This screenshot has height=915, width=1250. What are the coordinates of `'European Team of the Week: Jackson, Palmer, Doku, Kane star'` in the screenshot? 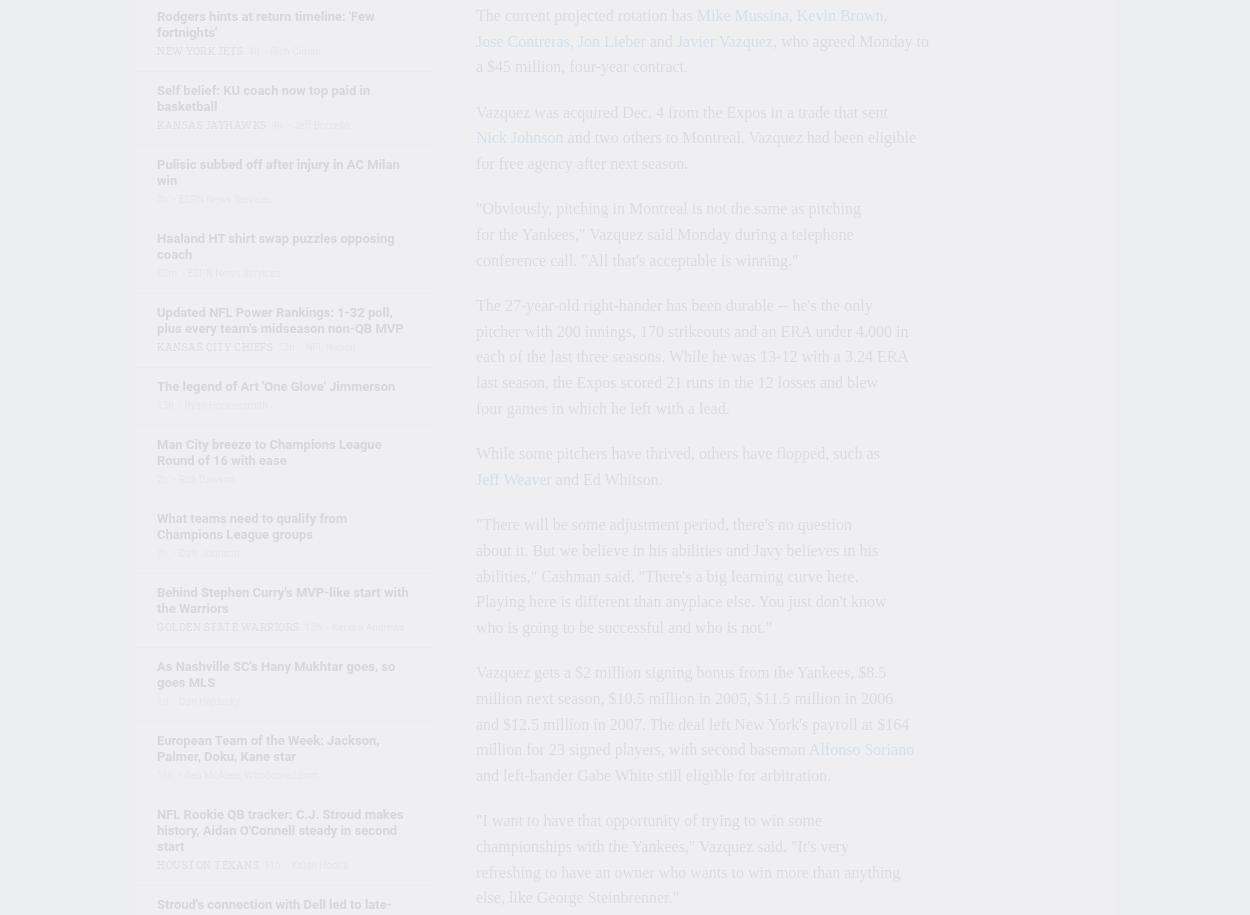 It's located at (268, 748).